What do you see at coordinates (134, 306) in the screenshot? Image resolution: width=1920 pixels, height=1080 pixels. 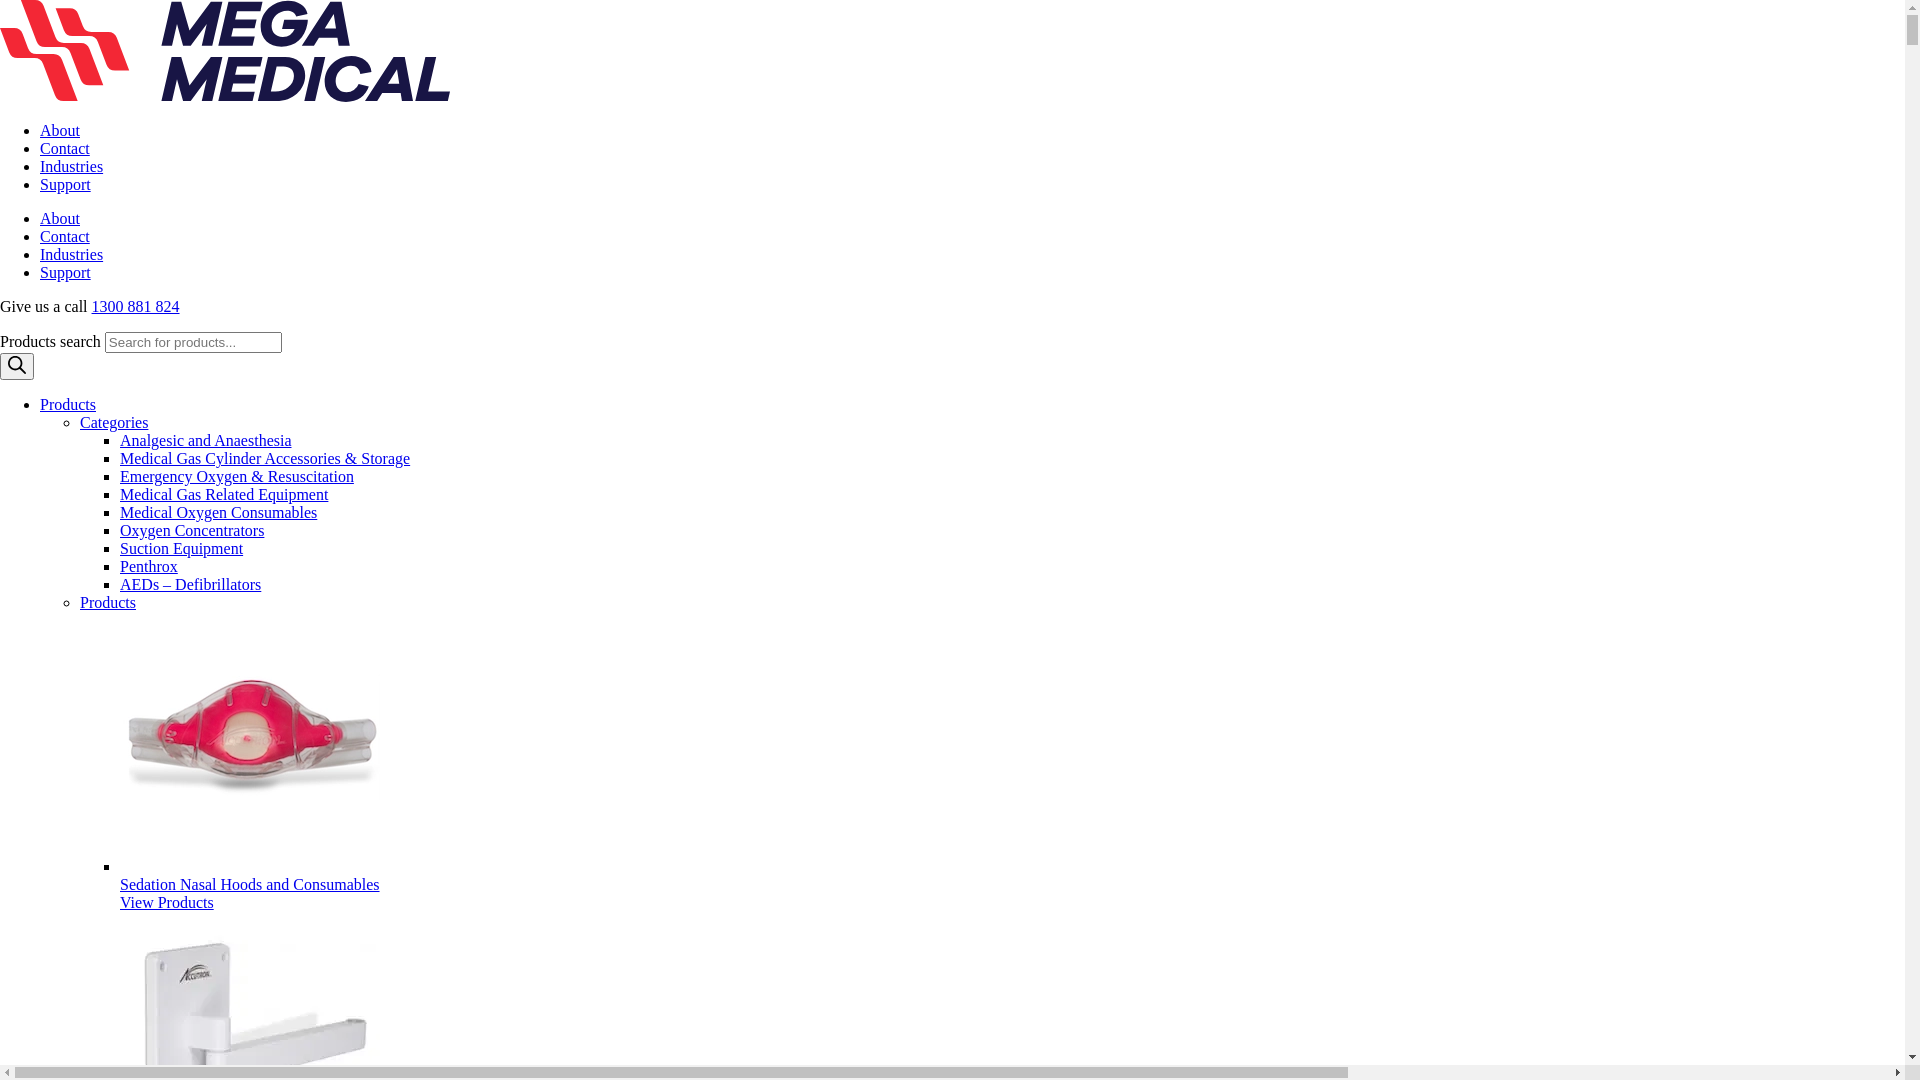 I see `'1300 881 824'` at bounding box center [134, 306].